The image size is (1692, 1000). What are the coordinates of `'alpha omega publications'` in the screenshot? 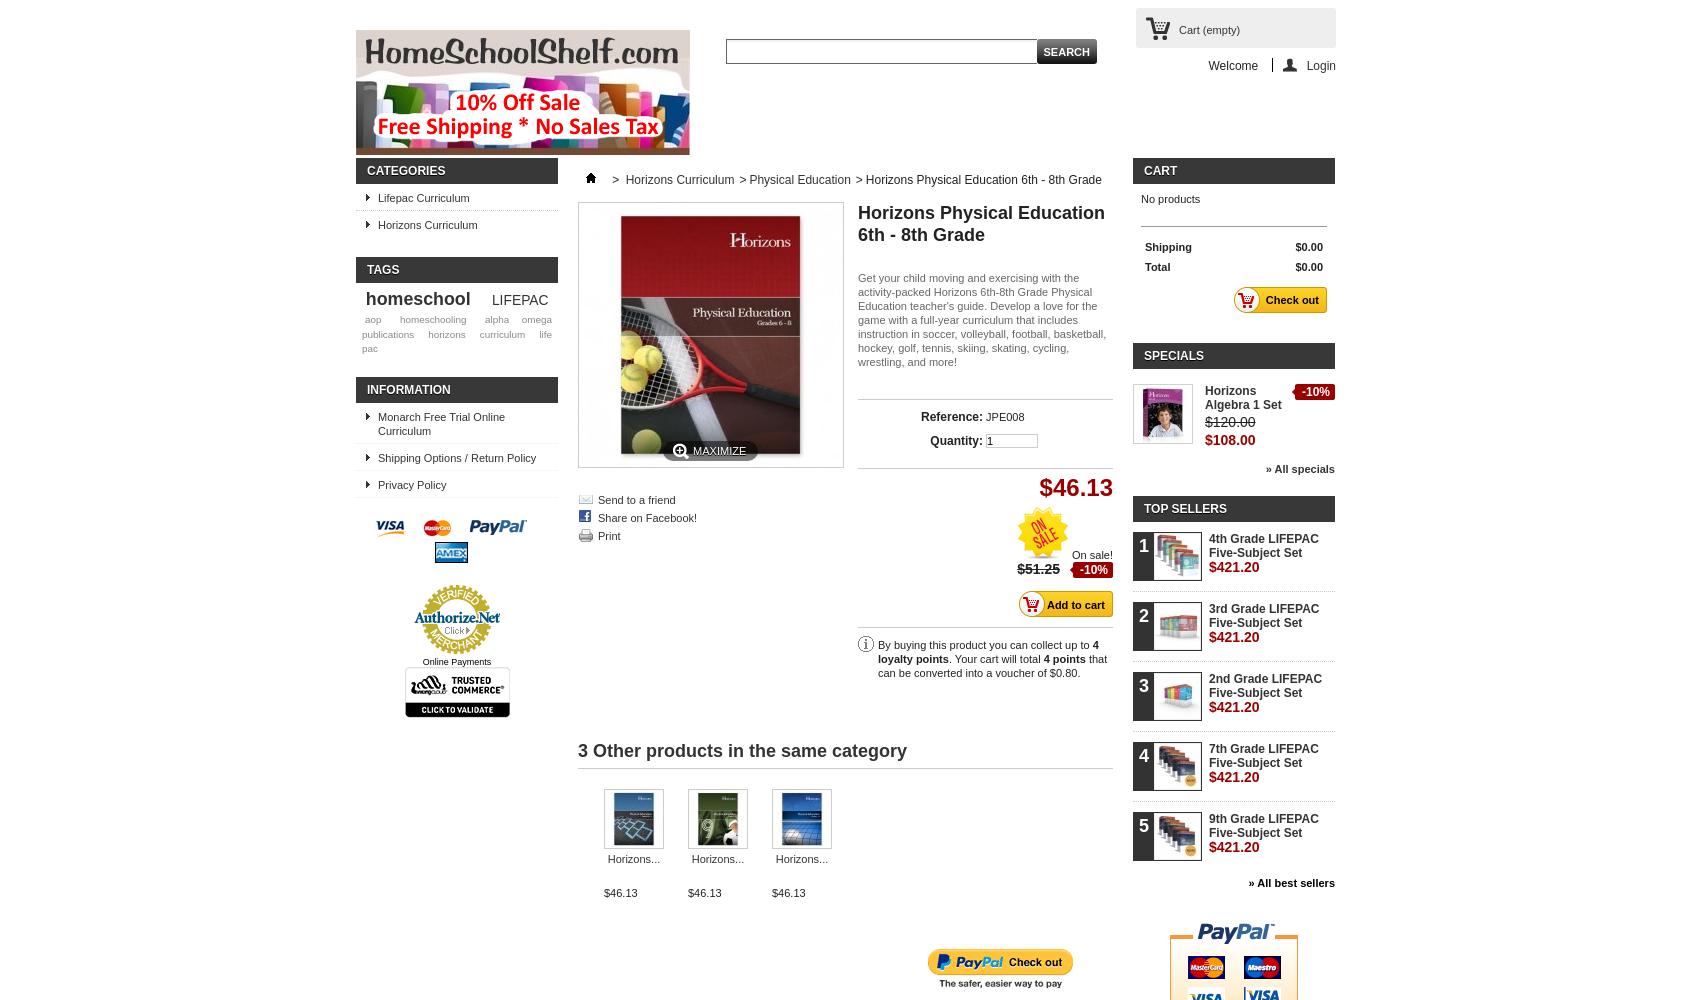 It's located at (455, 325).